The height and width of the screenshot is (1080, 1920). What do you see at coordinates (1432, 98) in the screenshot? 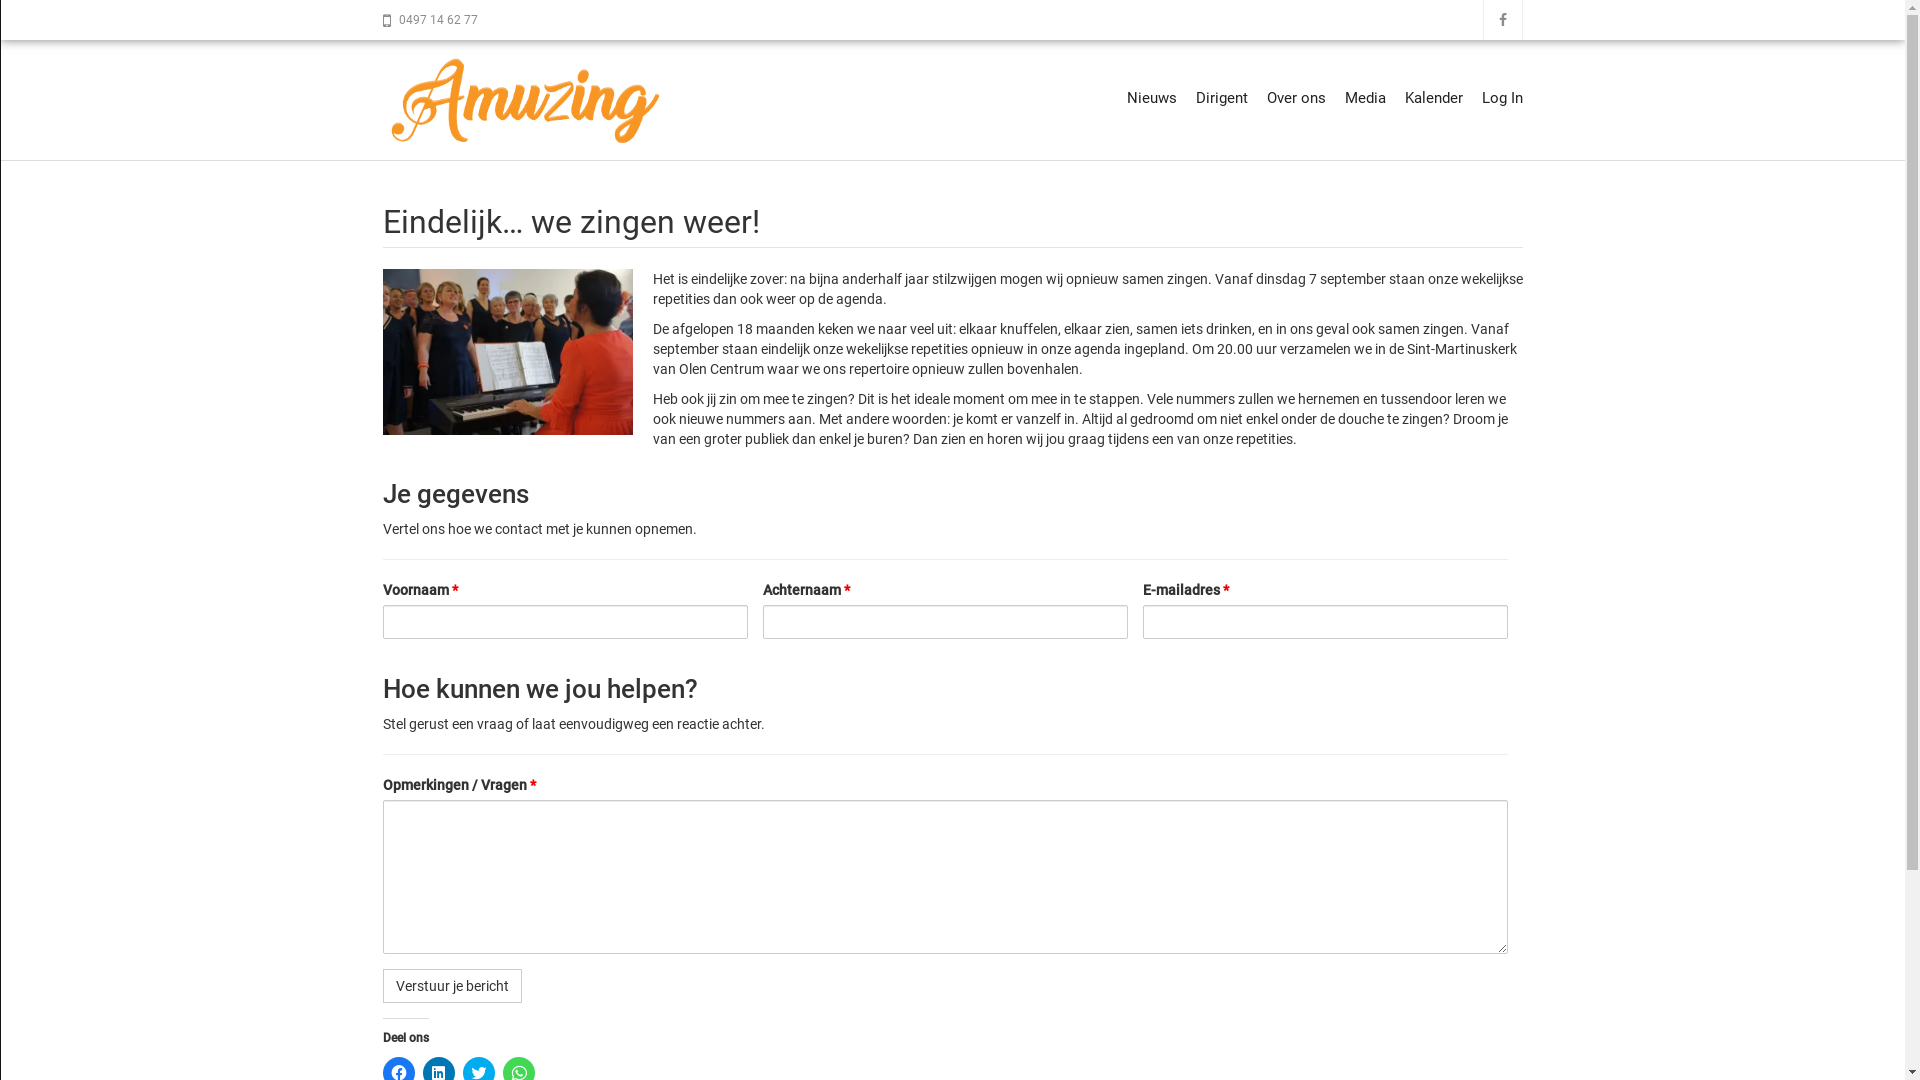
I see `'Kalender'` at bounding box center [1432, 98].